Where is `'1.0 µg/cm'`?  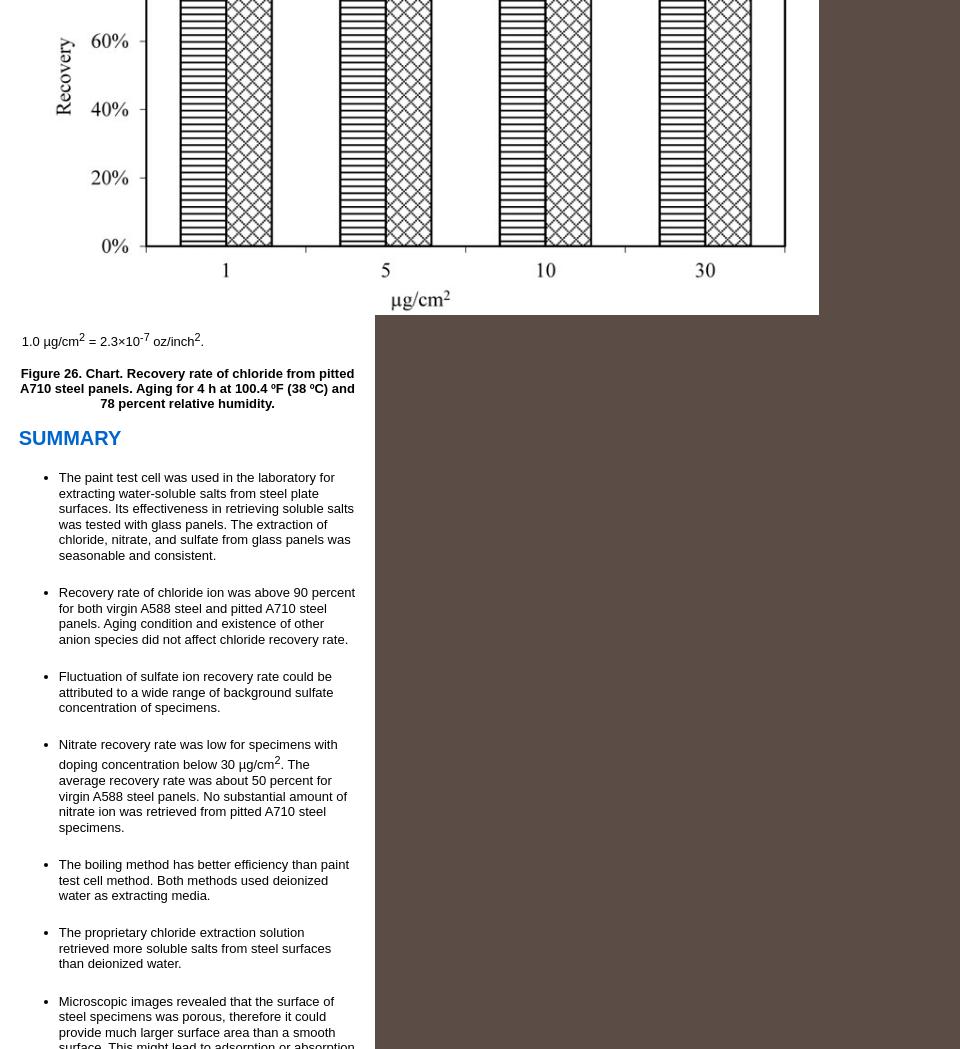
'1.0 µg/cm' is located at coordinates (49, 340).